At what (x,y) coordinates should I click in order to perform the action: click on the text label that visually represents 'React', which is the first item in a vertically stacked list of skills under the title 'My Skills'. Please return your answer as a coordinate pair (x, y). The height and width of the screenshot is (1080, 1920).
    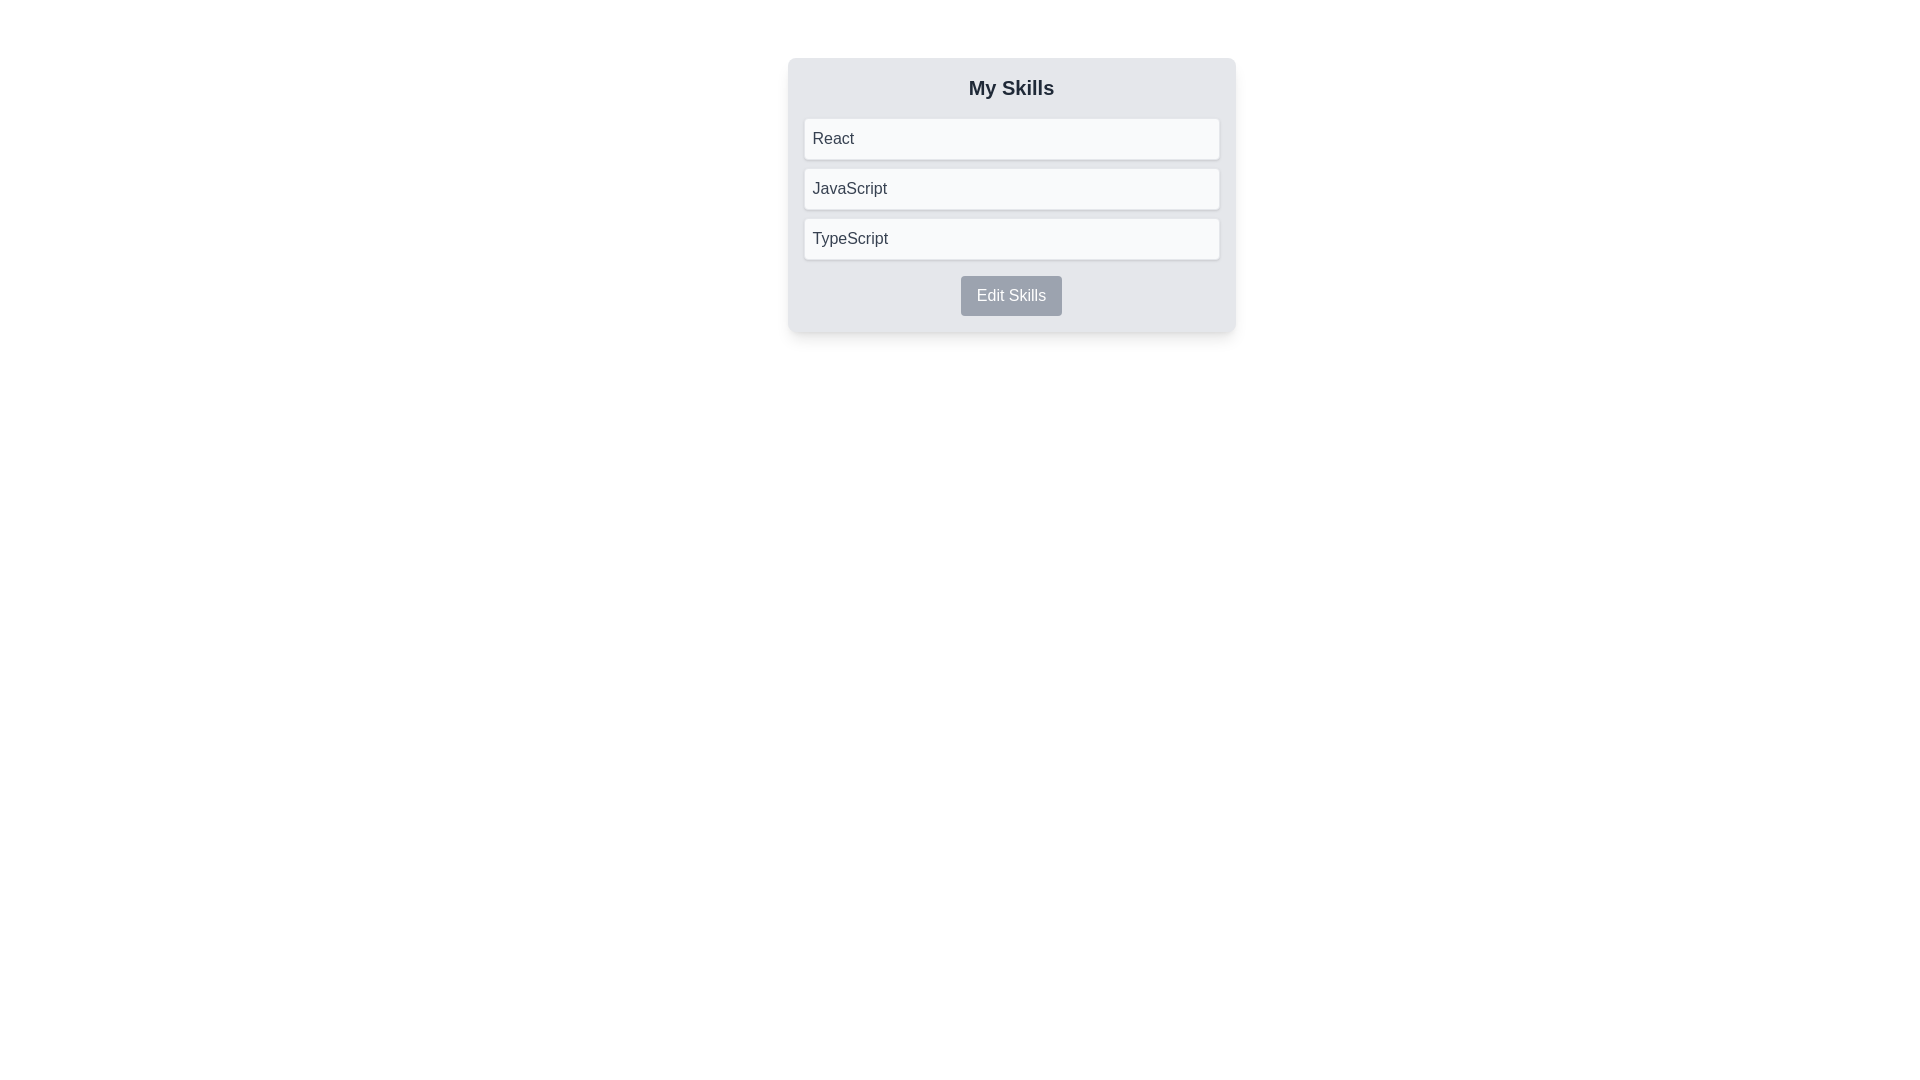
    Looking at the image, I should click on (833, 137).